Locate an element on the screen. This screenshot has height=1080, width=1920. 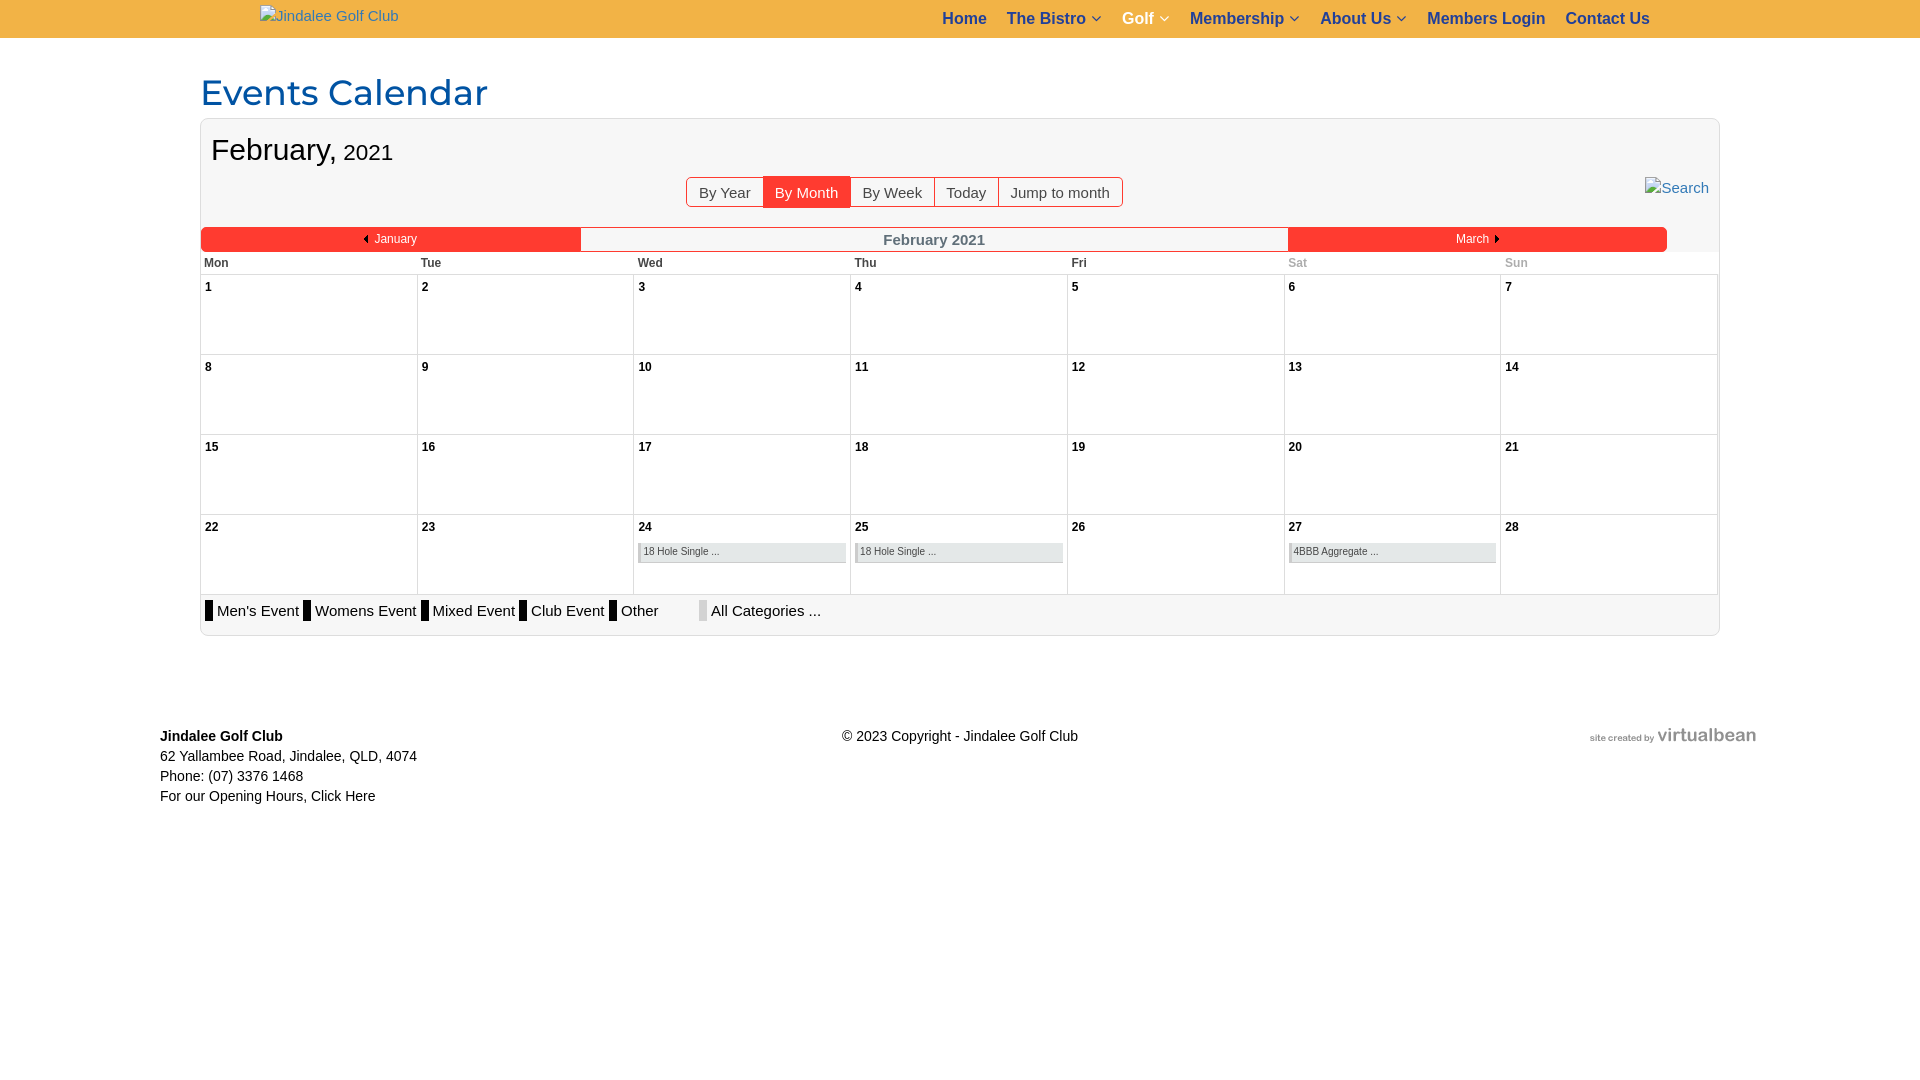
'6' is located at coordinates (1292, 286).